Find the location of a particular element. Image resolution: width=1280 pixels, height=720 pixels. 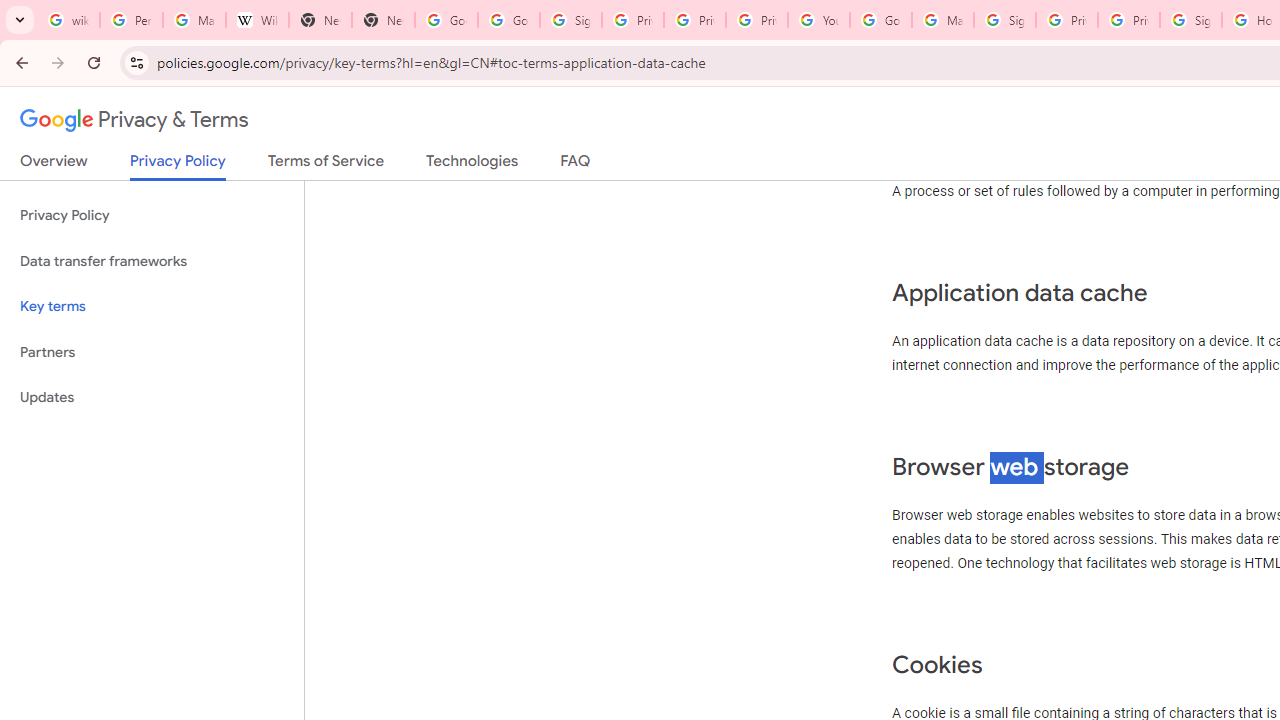

'New Tab' is located at coordinates (383, 20).